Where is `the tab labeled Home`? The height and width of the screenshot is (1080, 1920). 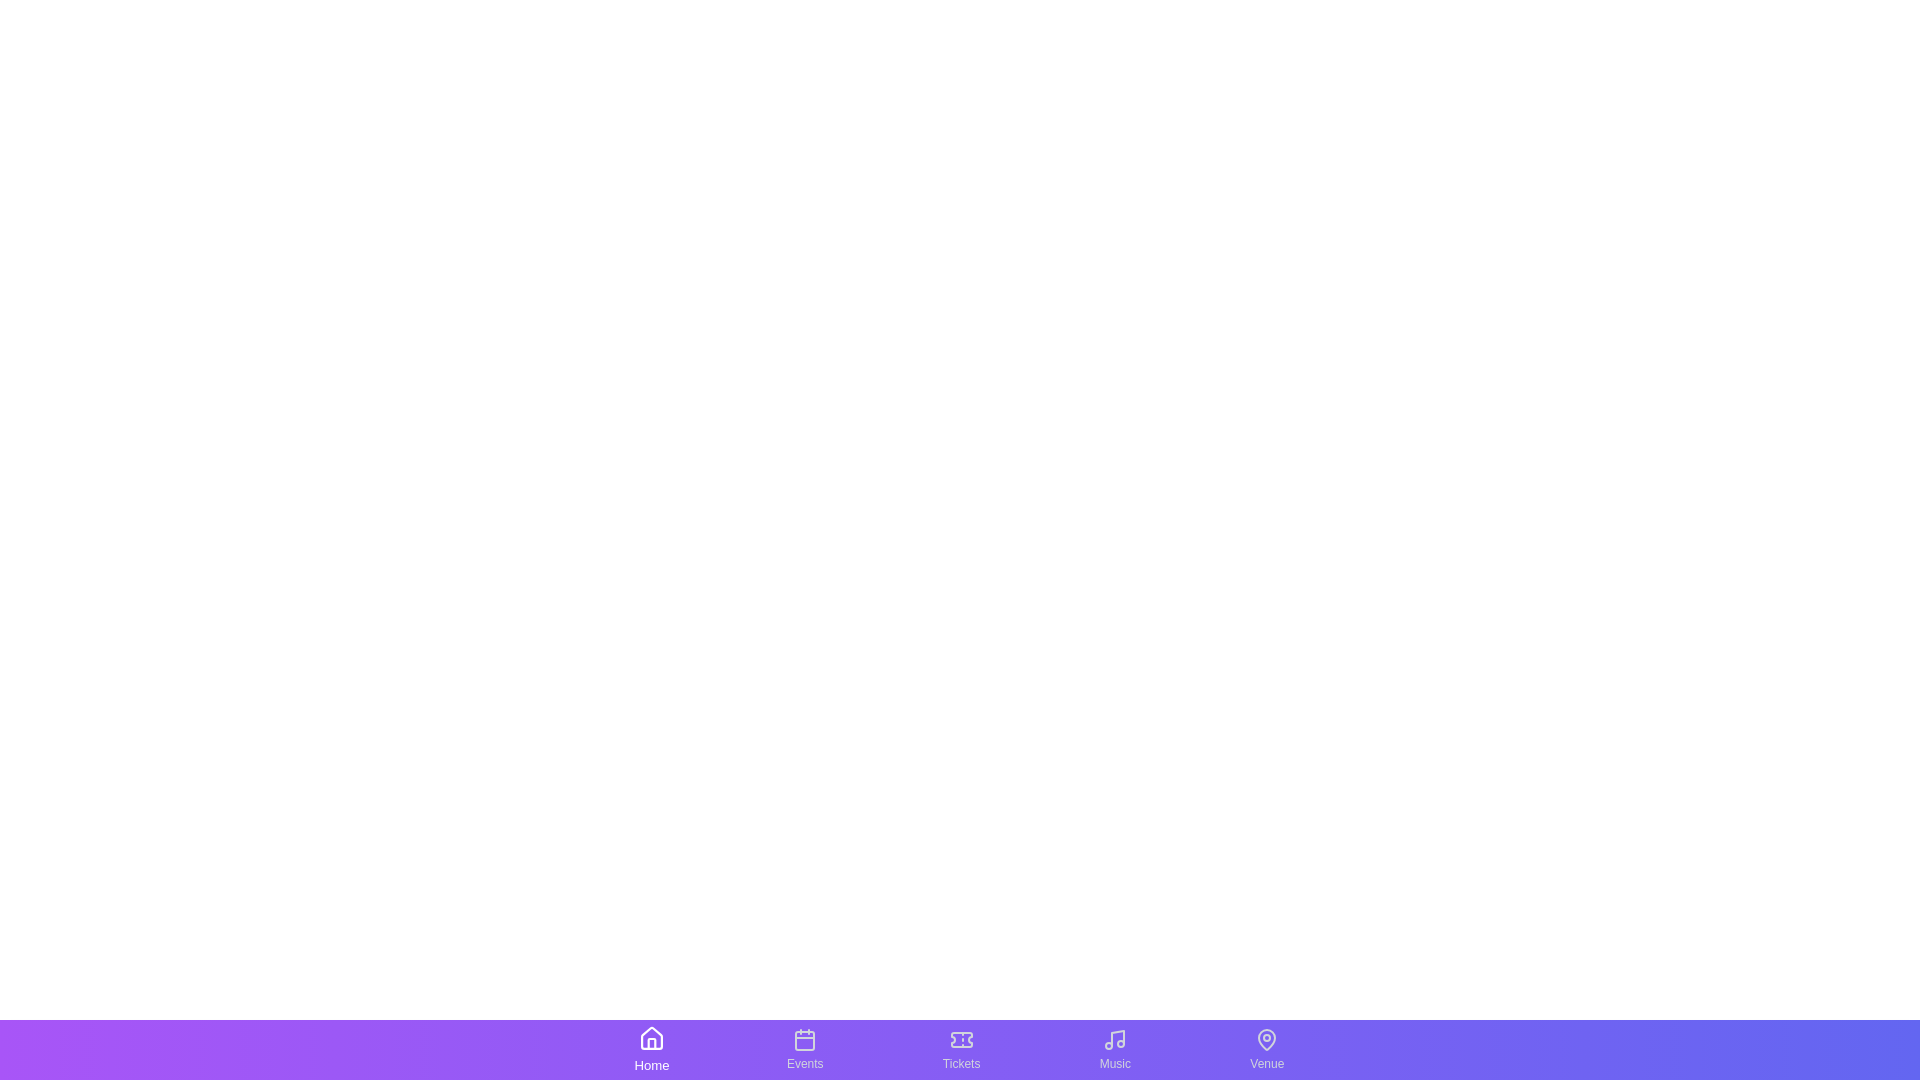
the tab labeled Home is located at coordinates (651, 1048).